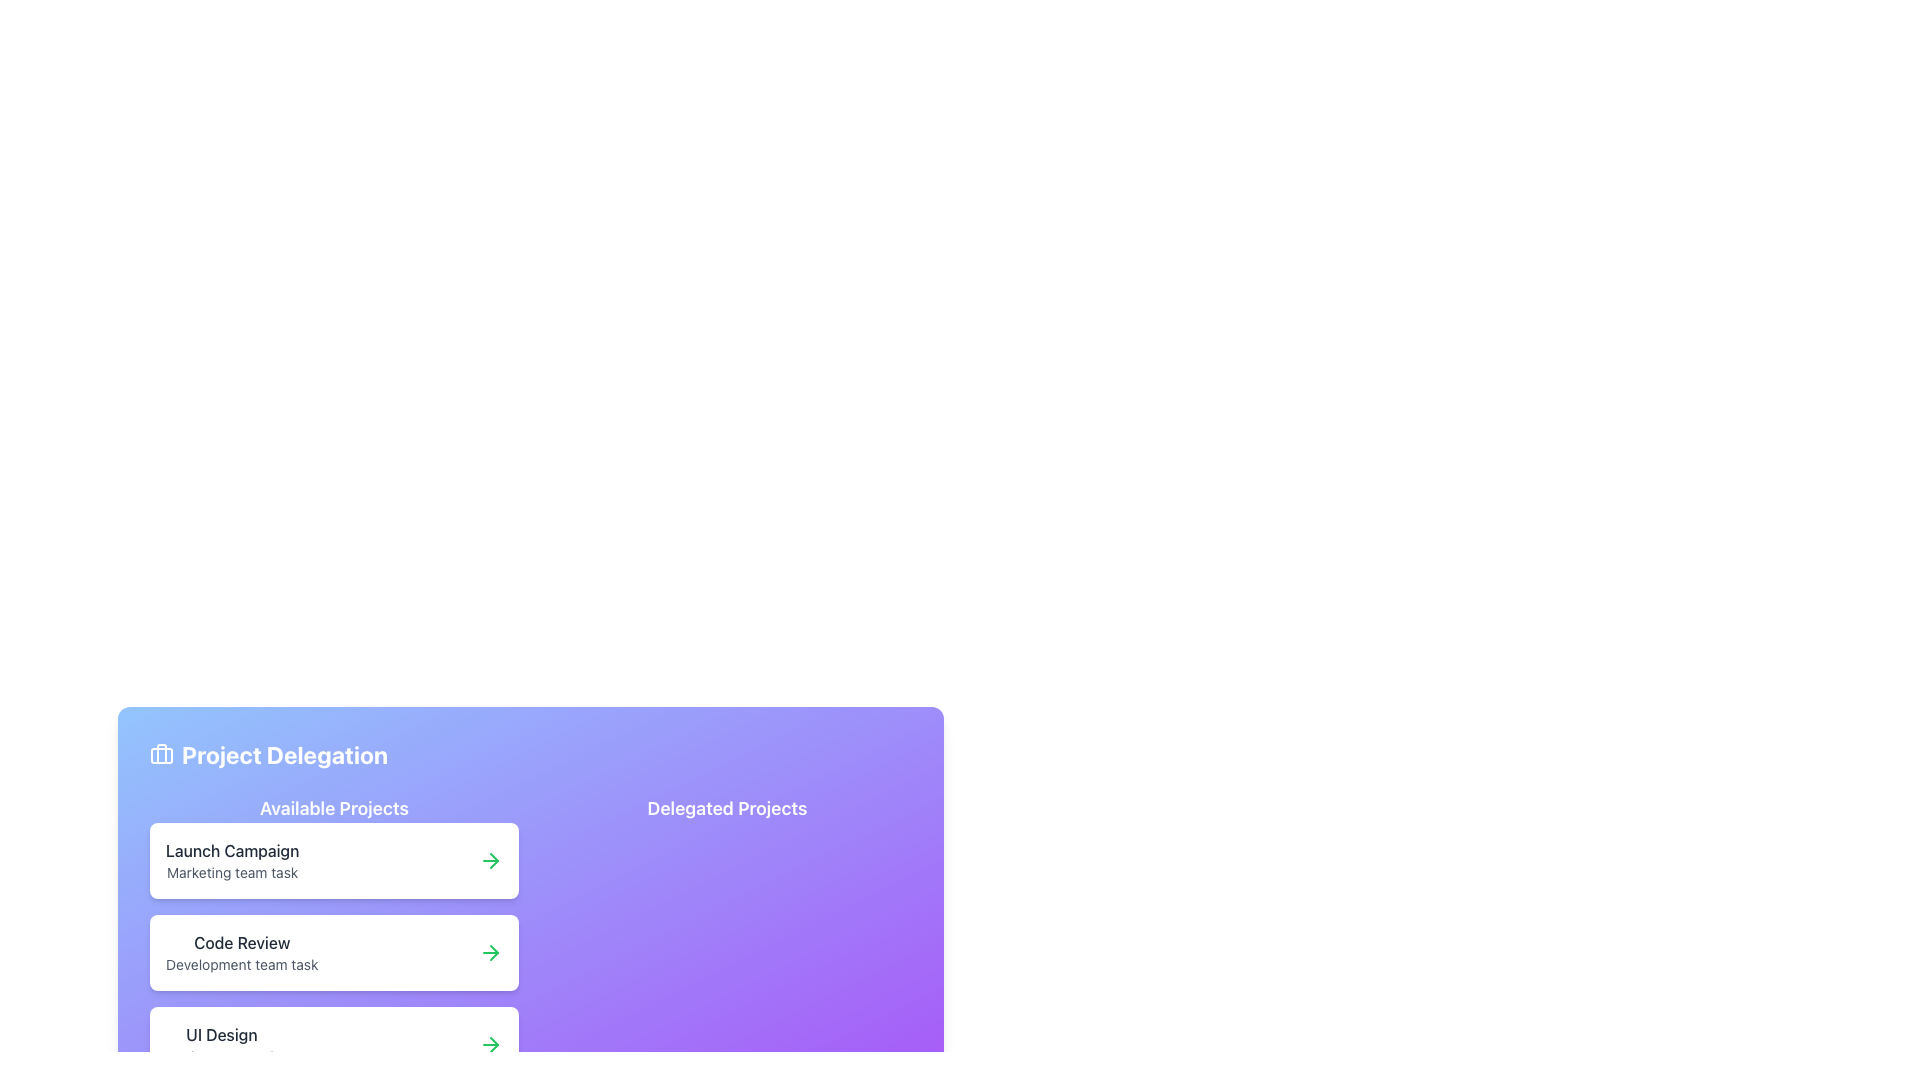 This screenshot has height=1080, width=1920. I want to click on text in the title of the first project card under the 'Available Projects' section, which is the first line of text and serves as the project name, so click(232, 851).